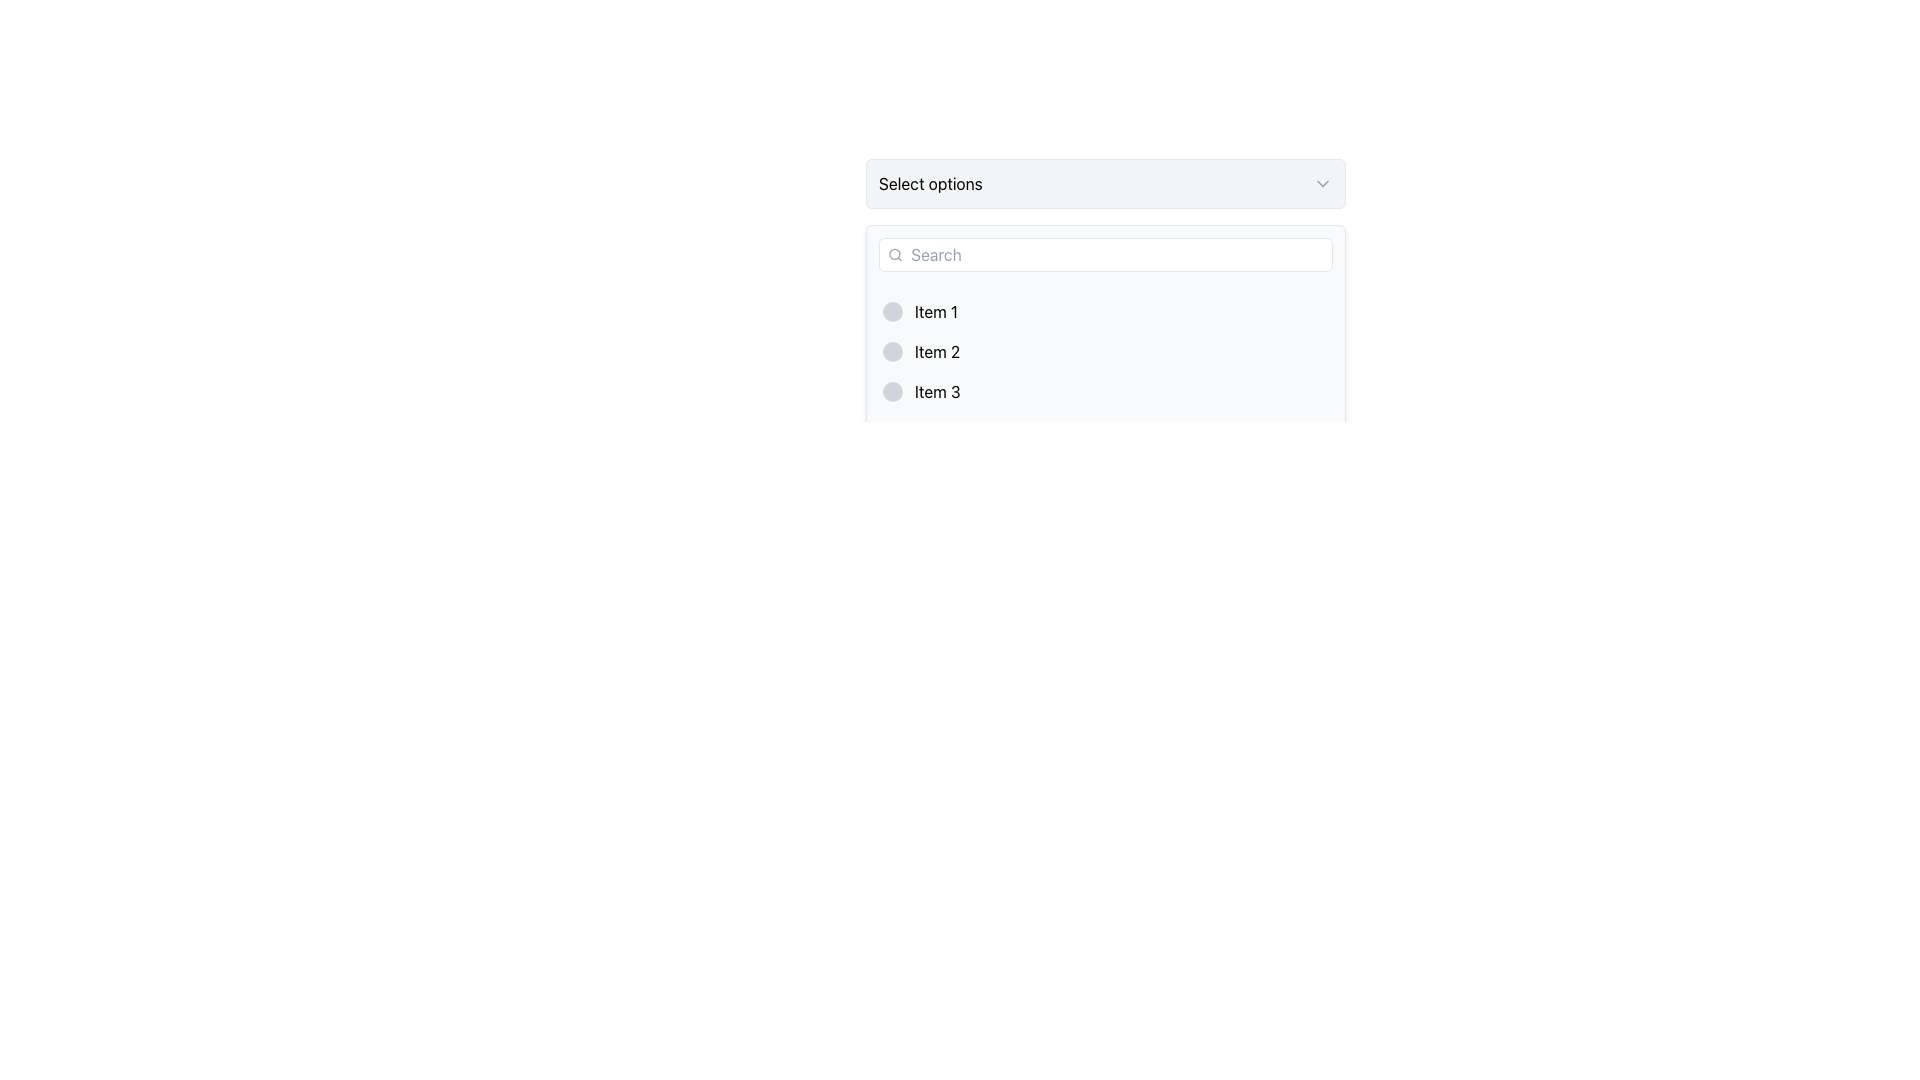 Image resolution: width=1920 pixels, height=1080 pixels. Describe the element at coordinates (1323, 184) in the screenshot. I see `the chevron-down icon located at the far right of the 'Select options' dropdown` at that location.